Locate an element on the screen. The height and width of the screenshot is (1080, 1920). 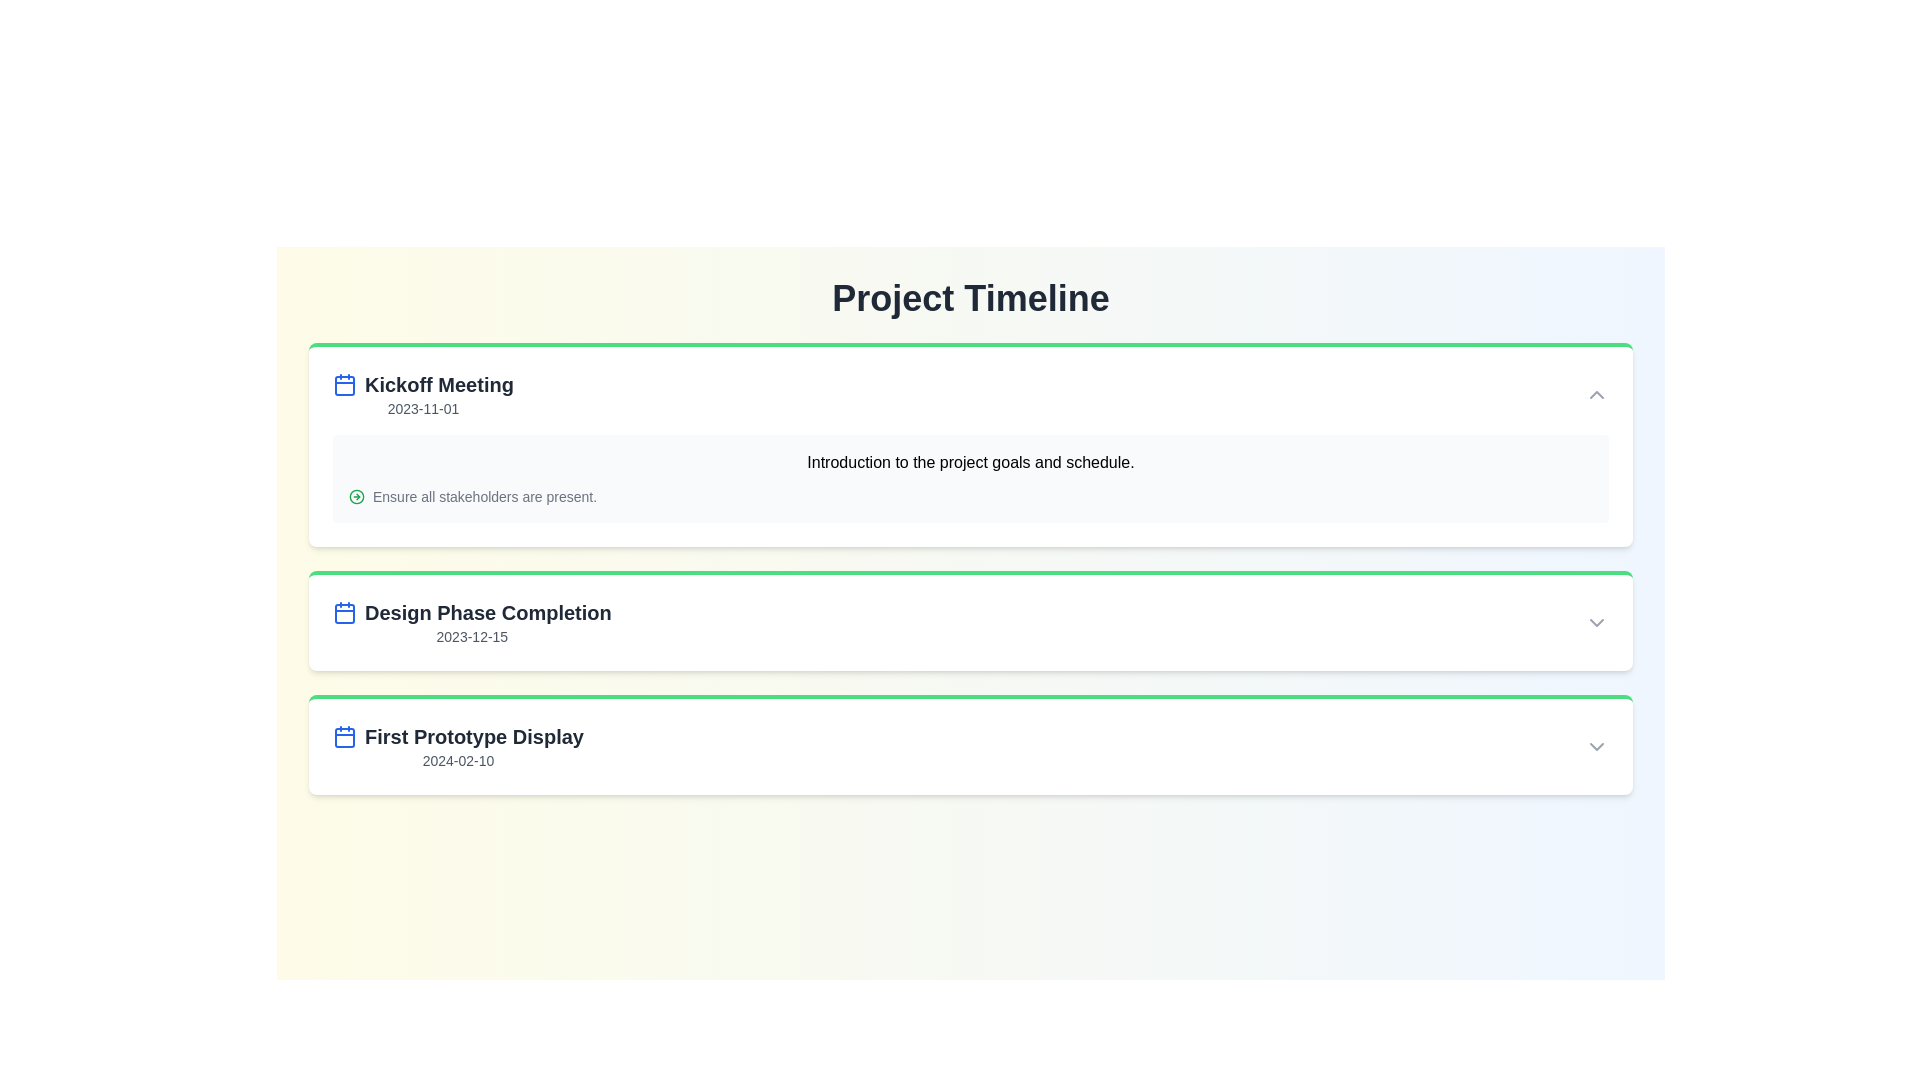
the header text element denoting the milestone 'First Prototype Display' in the project timeline, located above the date '2024-02-10' is located at coordinates (457, 736).